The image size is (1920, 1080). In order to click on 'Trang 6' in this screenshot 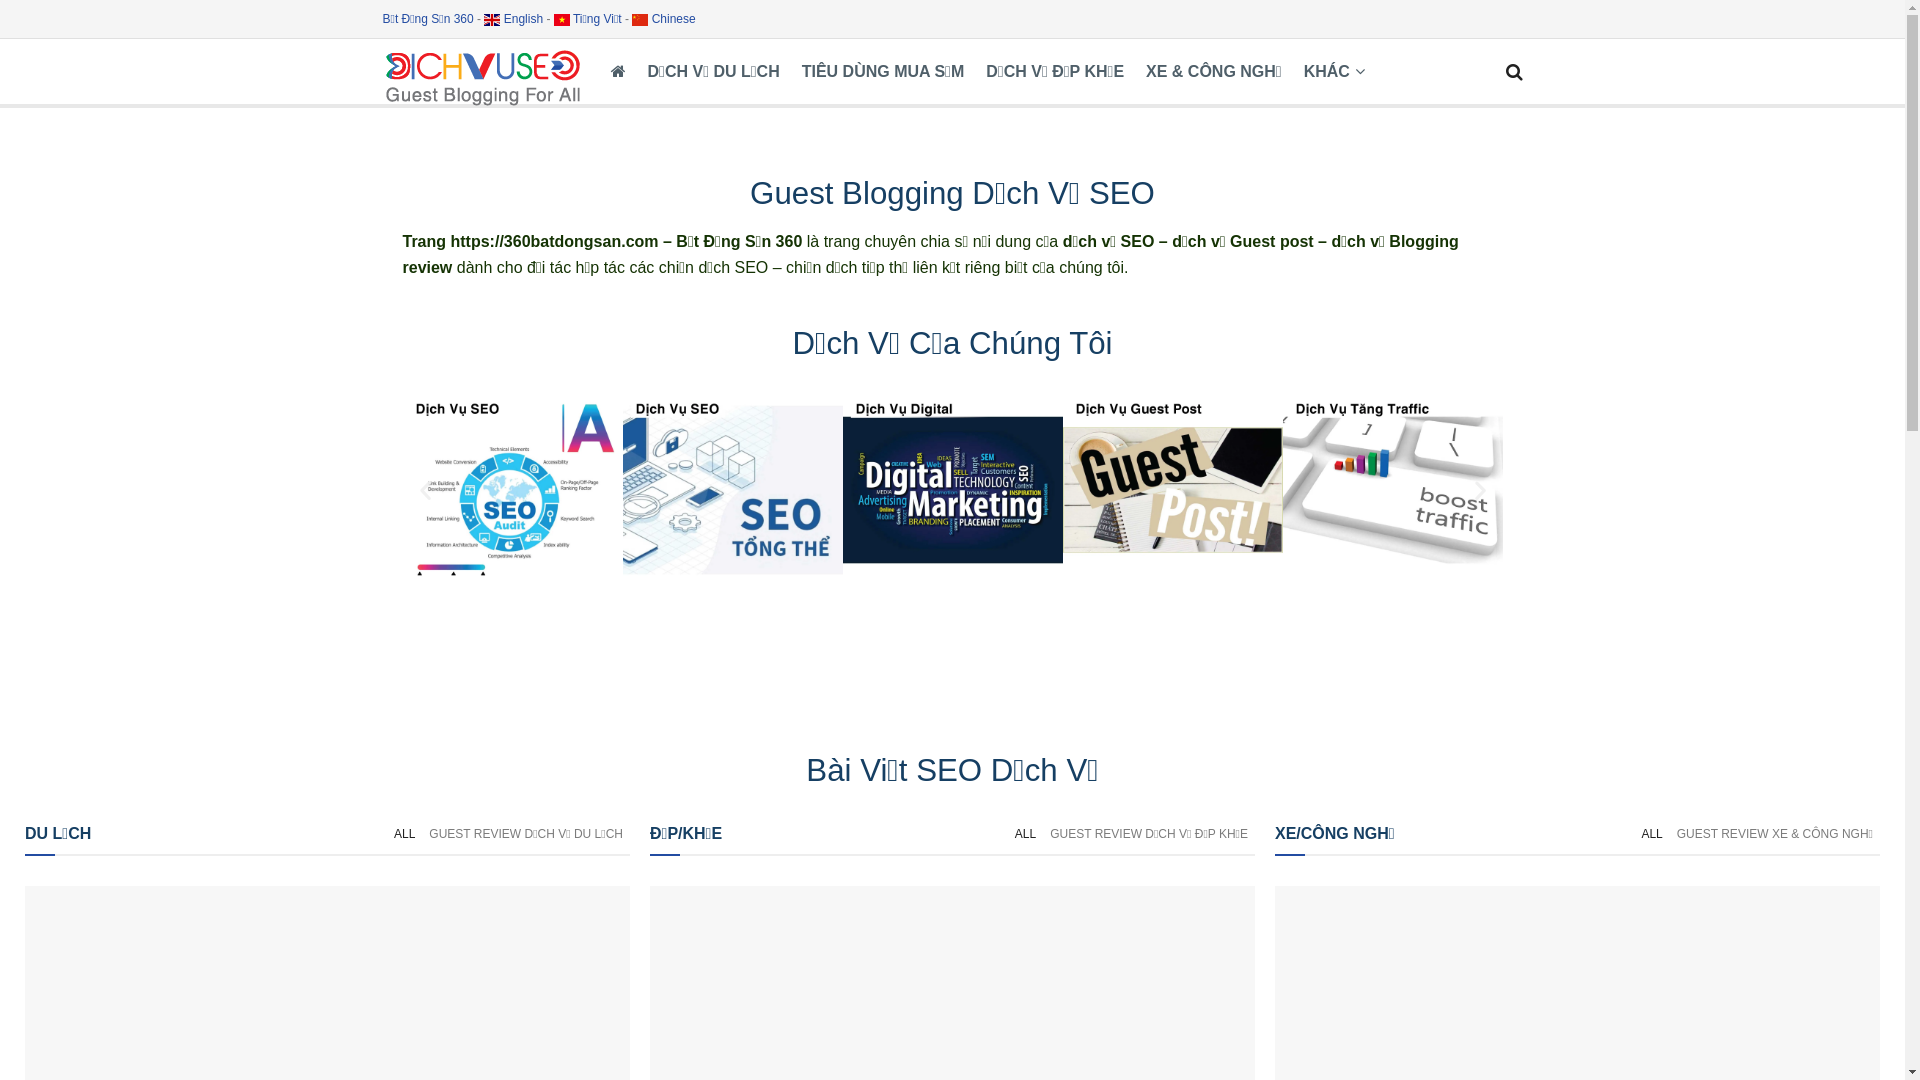, I will do `click(950, 489)`.